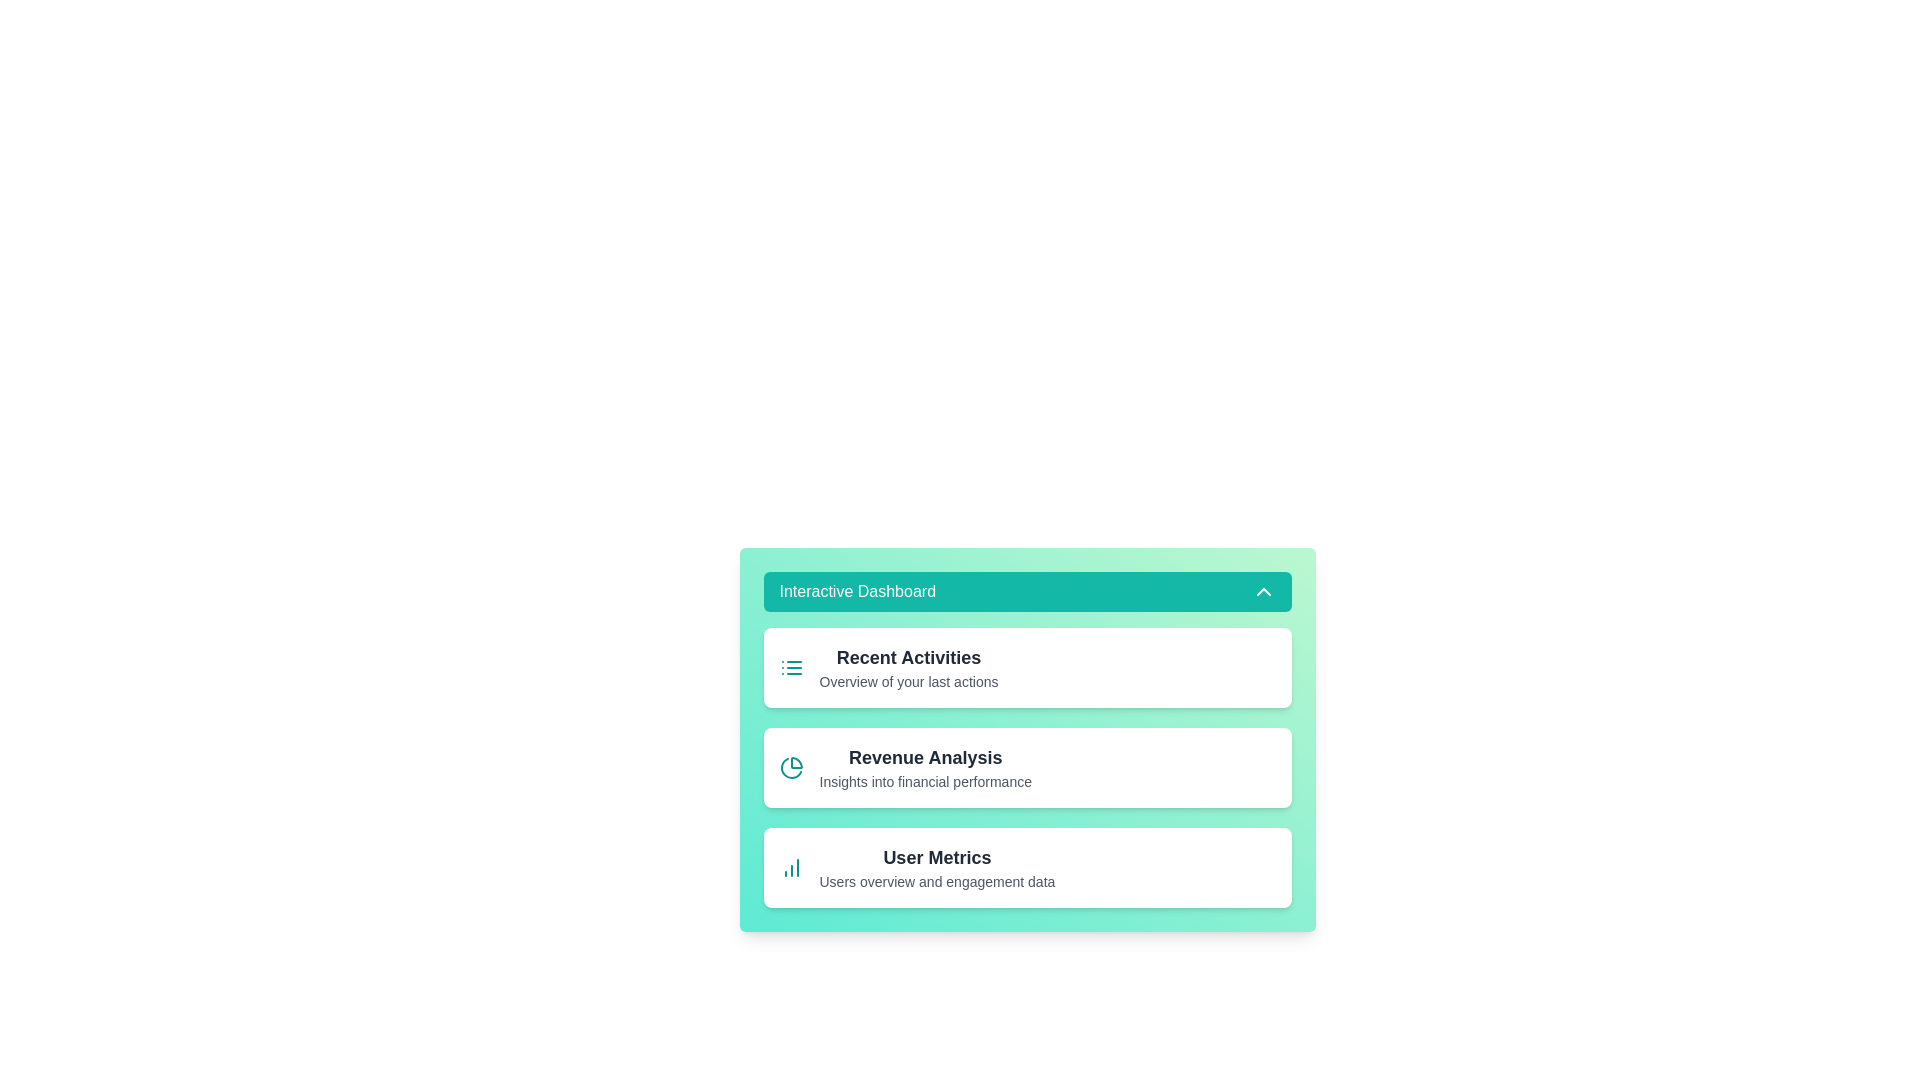  Describe the element at coordinates (790, 667) in the screenshot. I see `the icon of the widget Recent Activities to interact with it` at that location.